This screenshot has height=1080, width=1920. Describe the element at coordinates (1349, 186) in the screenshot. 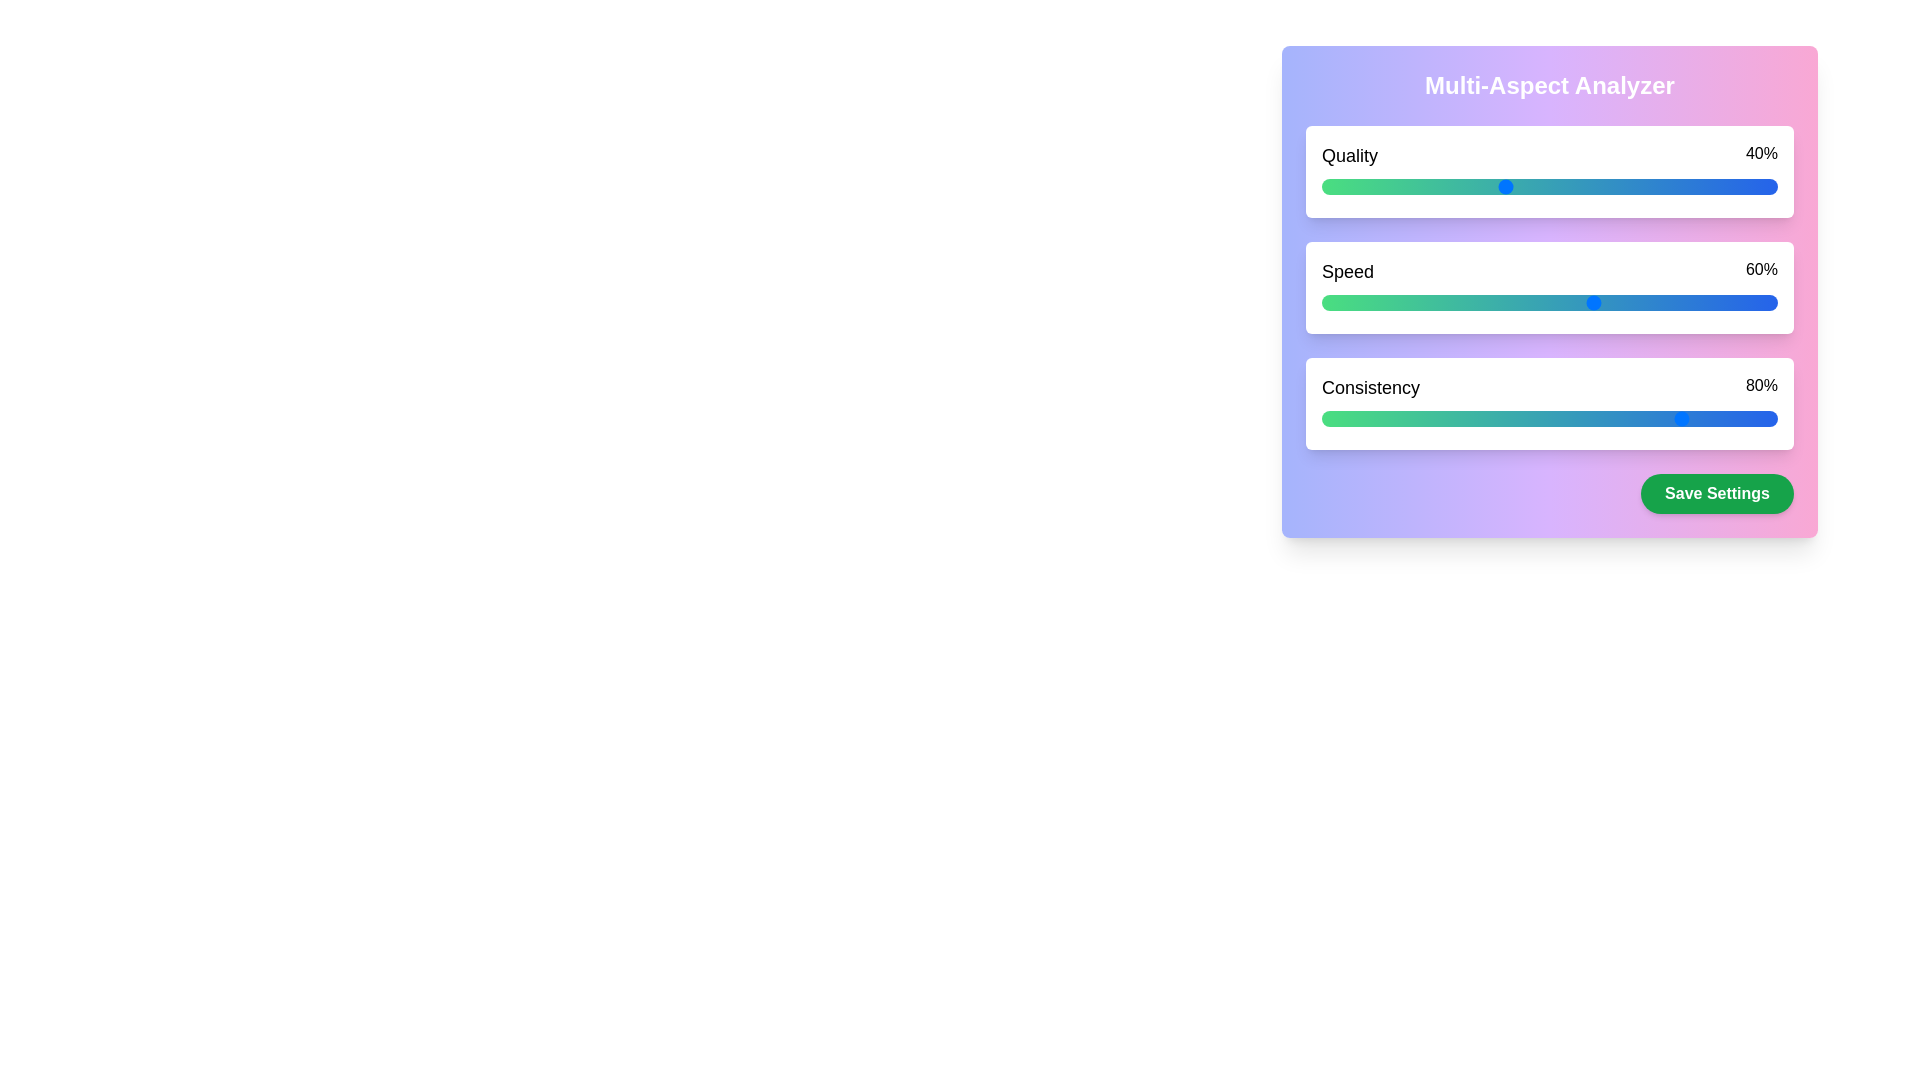

I see `quality` at that location.